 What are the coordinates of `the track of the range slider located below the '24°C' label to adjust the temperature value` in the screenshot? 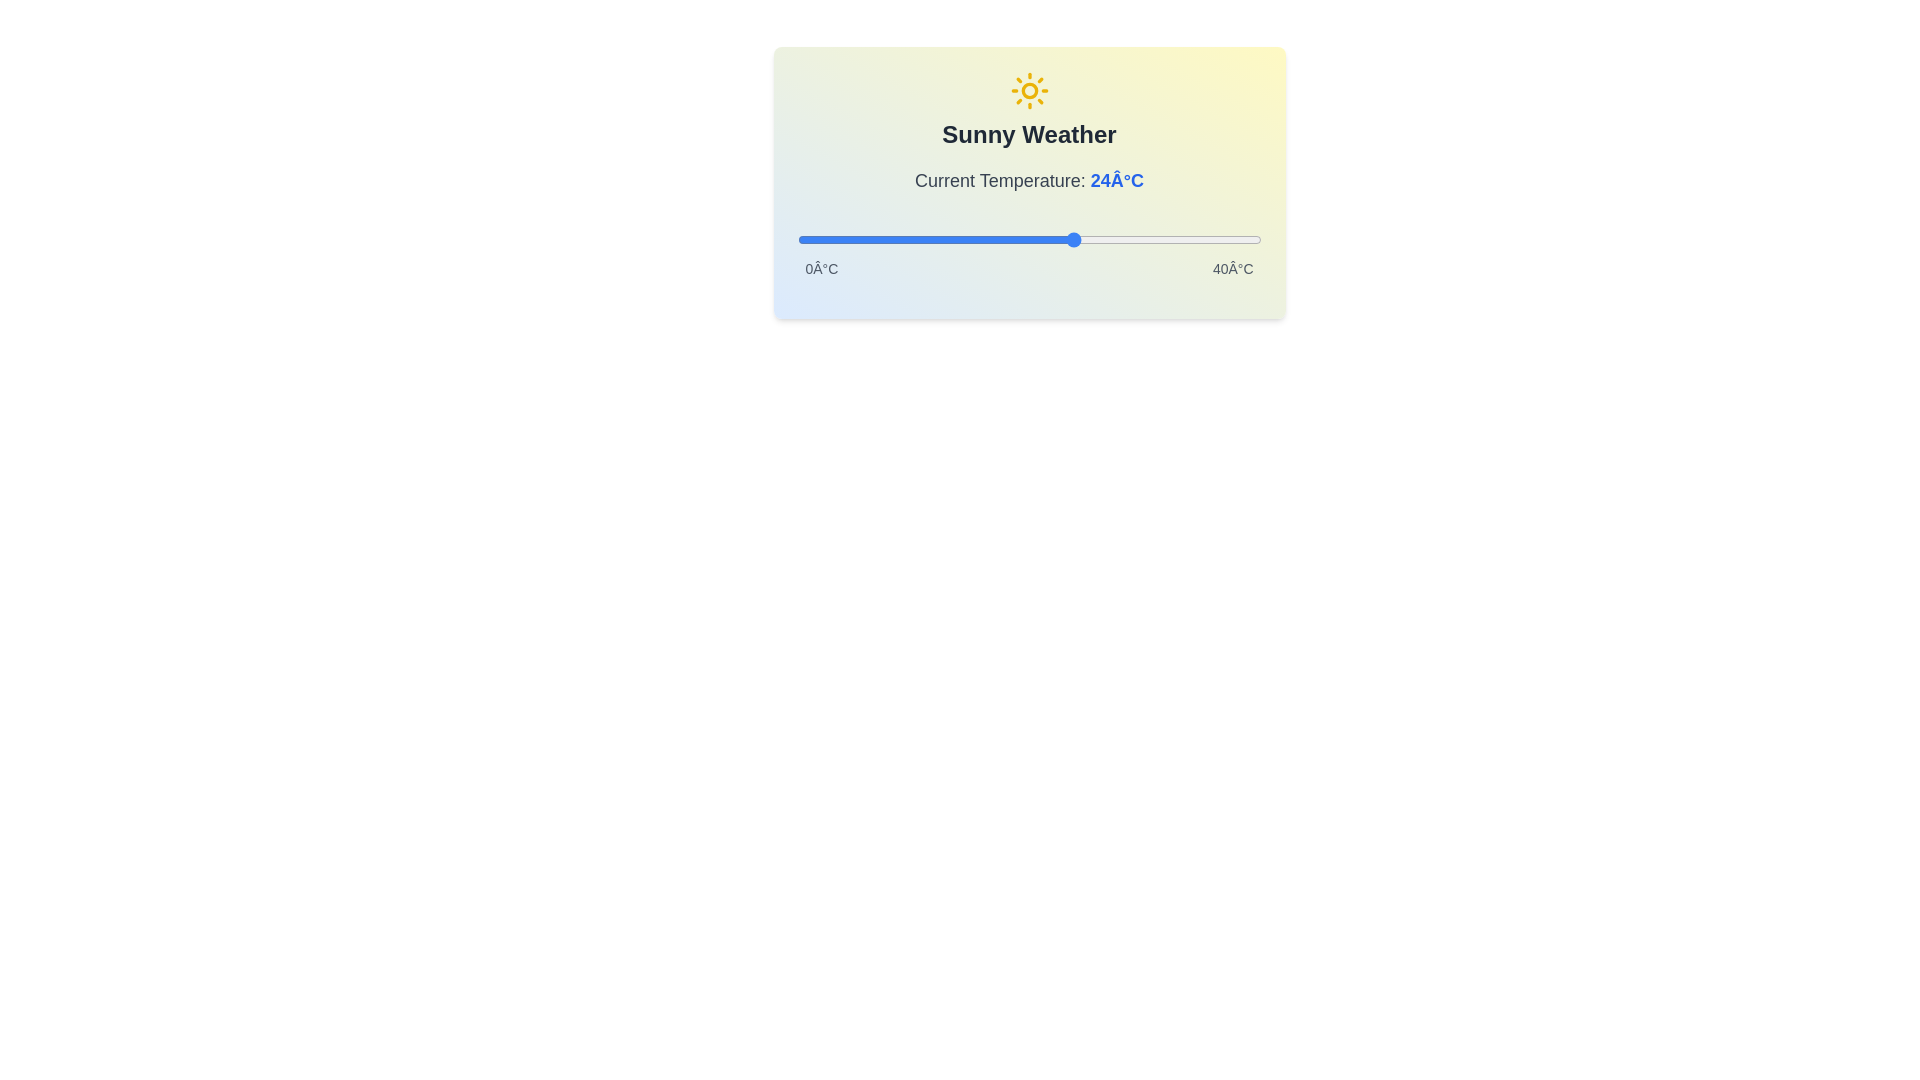 It's located at (1029, 238).